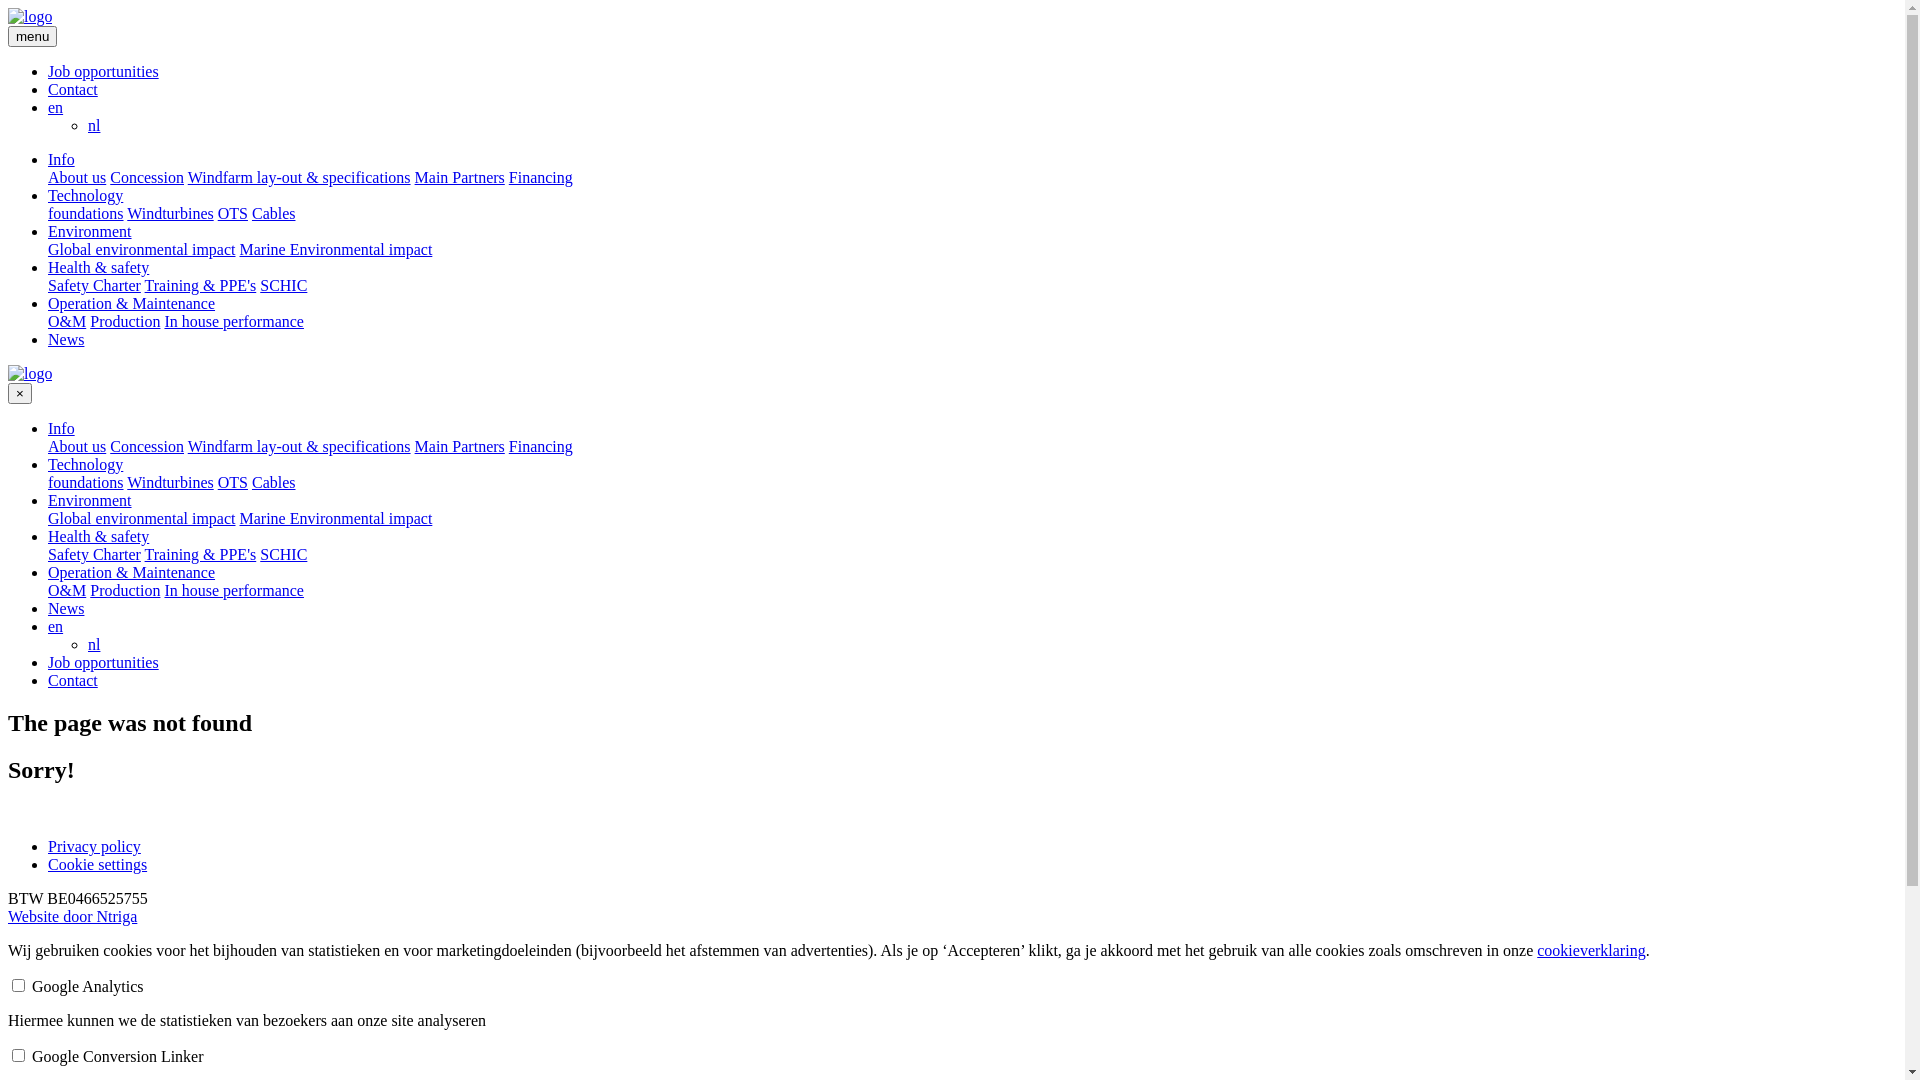 This screenshot has height=1080, width=1920. What do you see at coordinates (8, 916) in the screenshot?
I see `'Website door Ntriga'` at bounding box center [8, 916].